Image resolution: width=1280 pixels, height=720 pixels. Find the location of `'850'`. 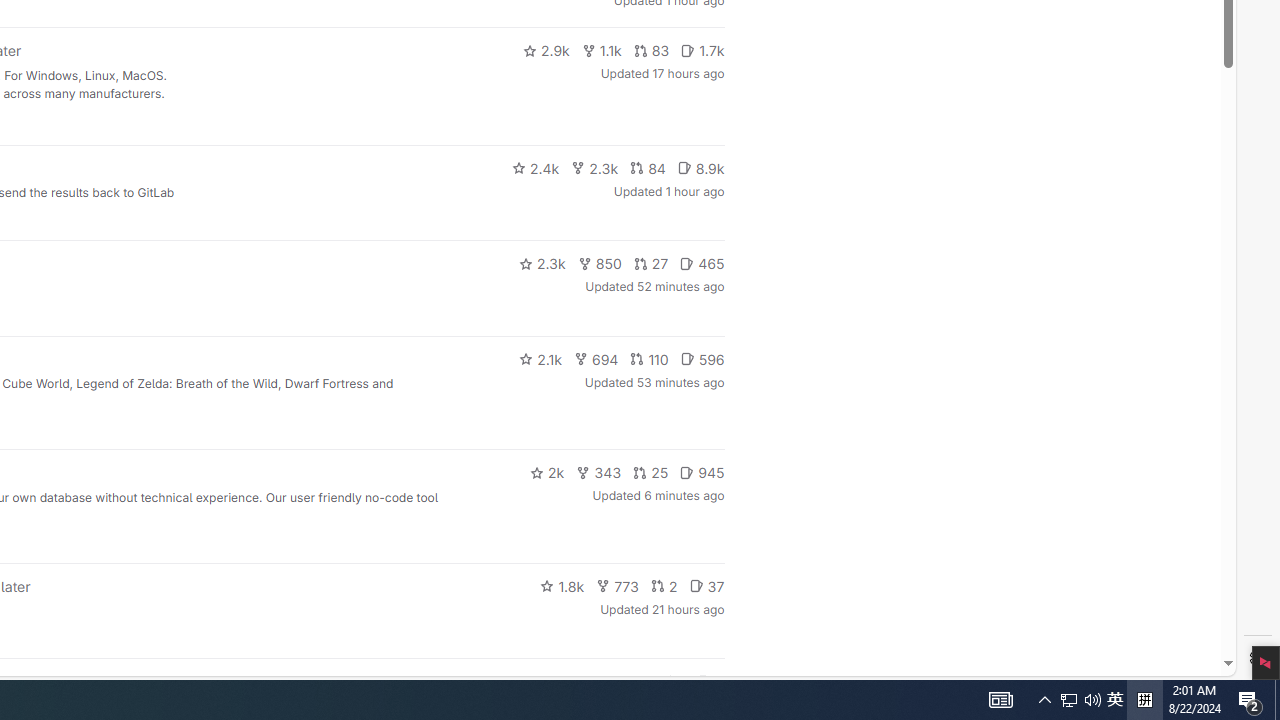

'850' is located at coordinates (598, 262).